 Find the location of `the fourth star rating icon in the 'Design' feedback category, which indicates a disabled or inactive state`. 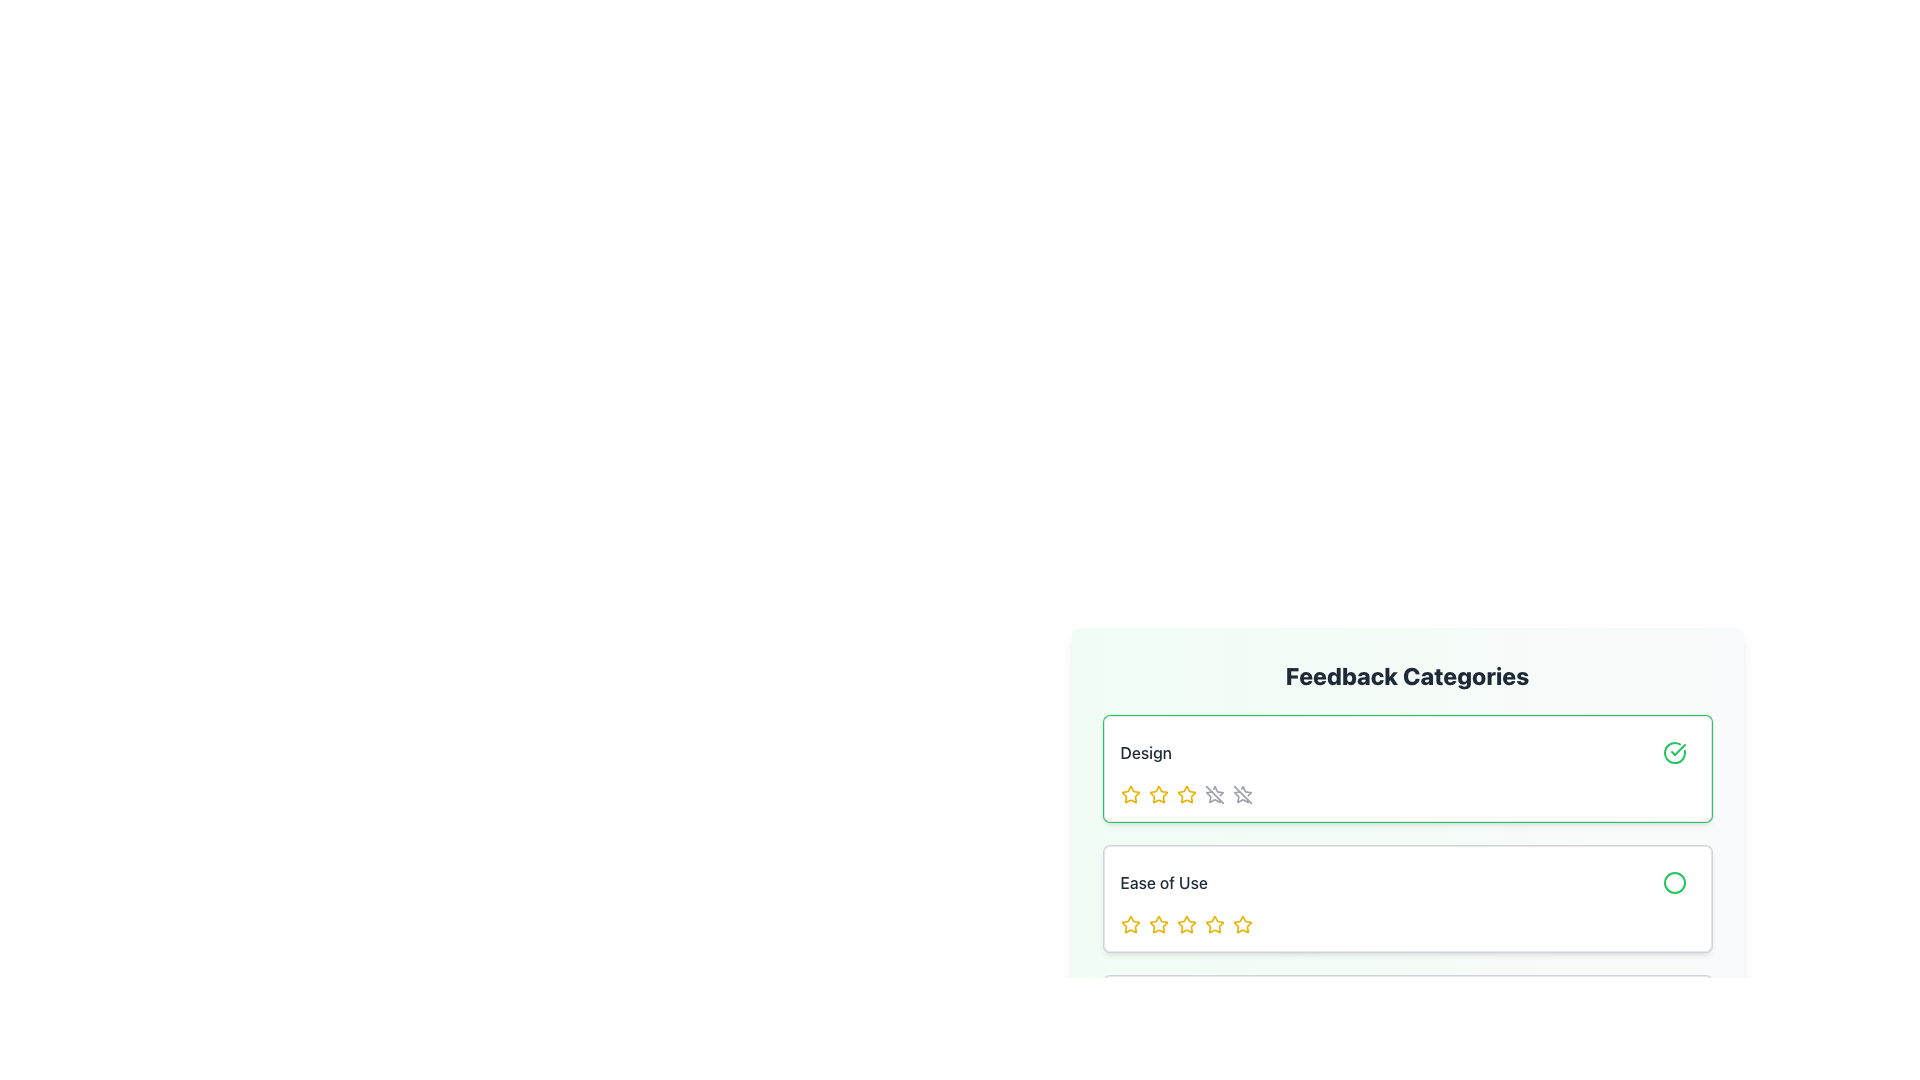

the fourth star rating icon in the 'Design' feedback category, which indicates a disabled or inactive state is located at coordinates (1239, 796).